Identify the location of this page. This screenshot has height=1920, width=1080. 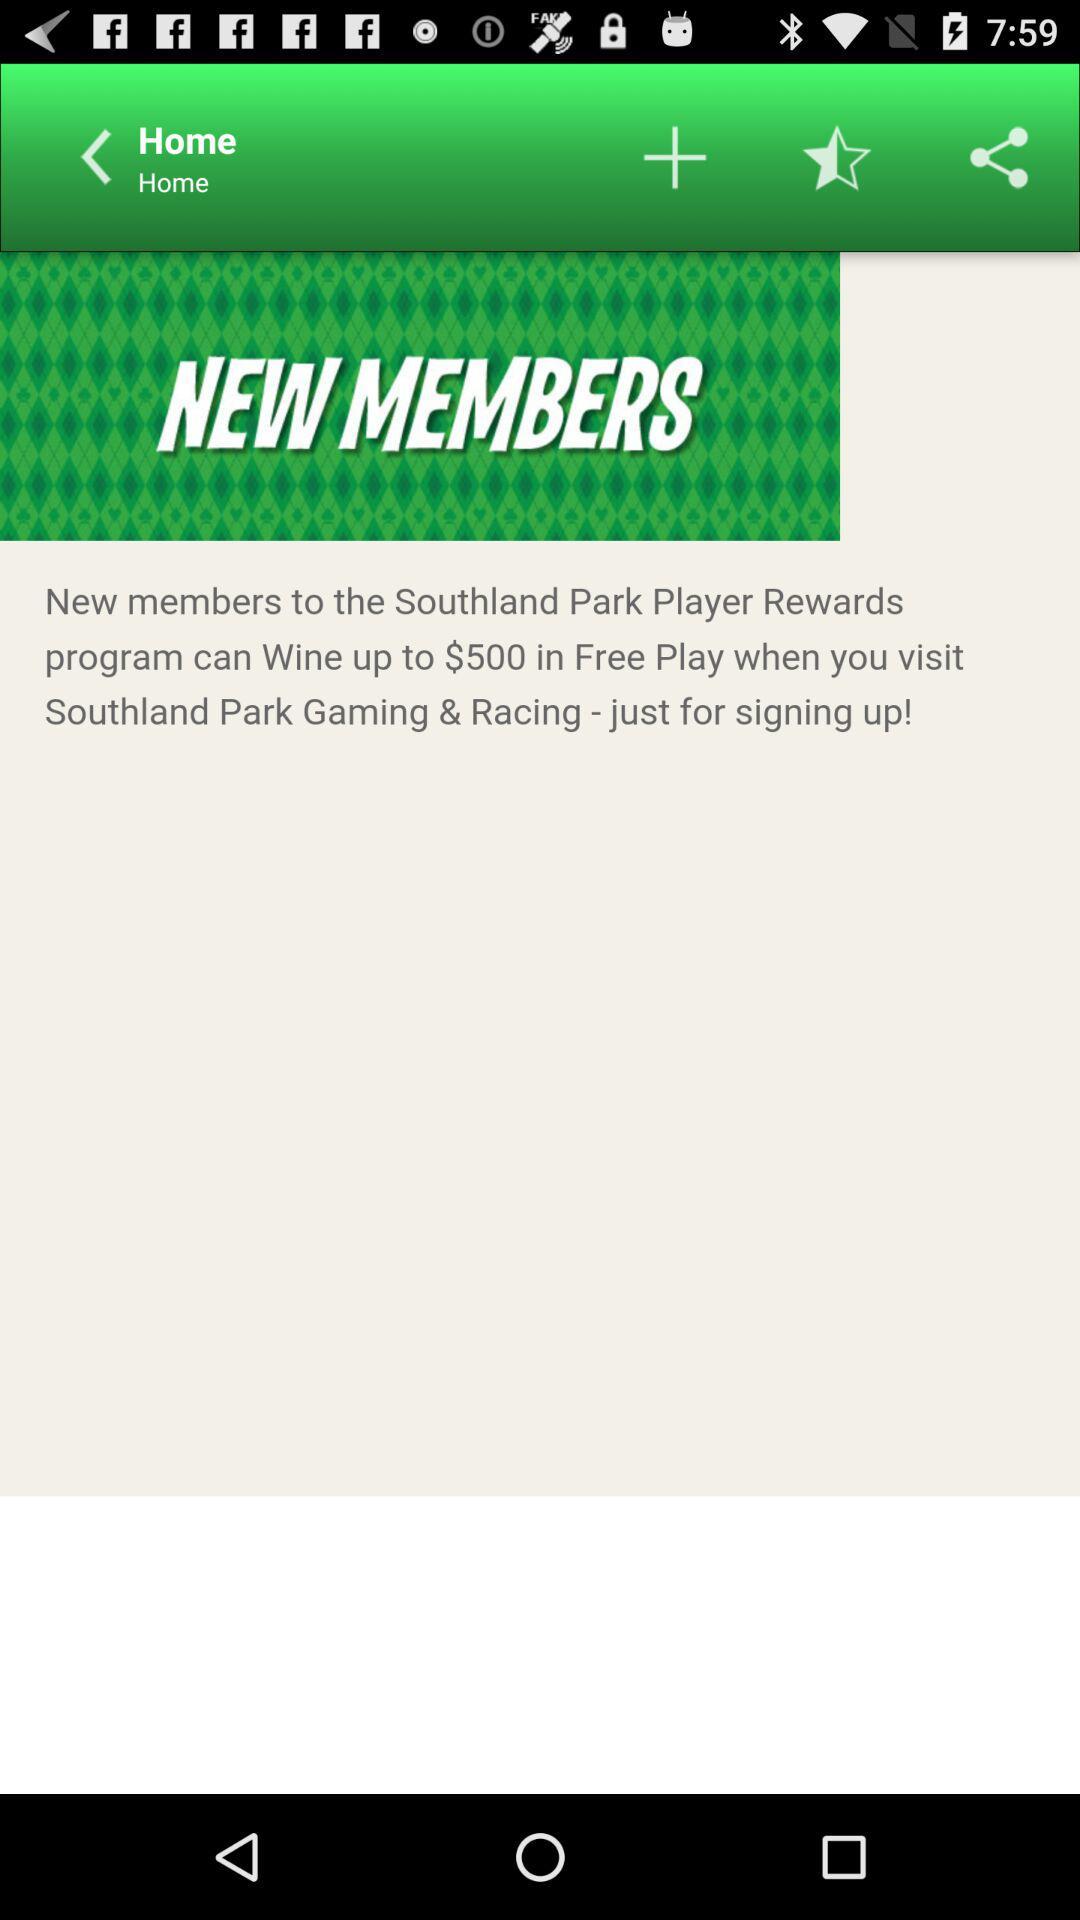
(837, 156).